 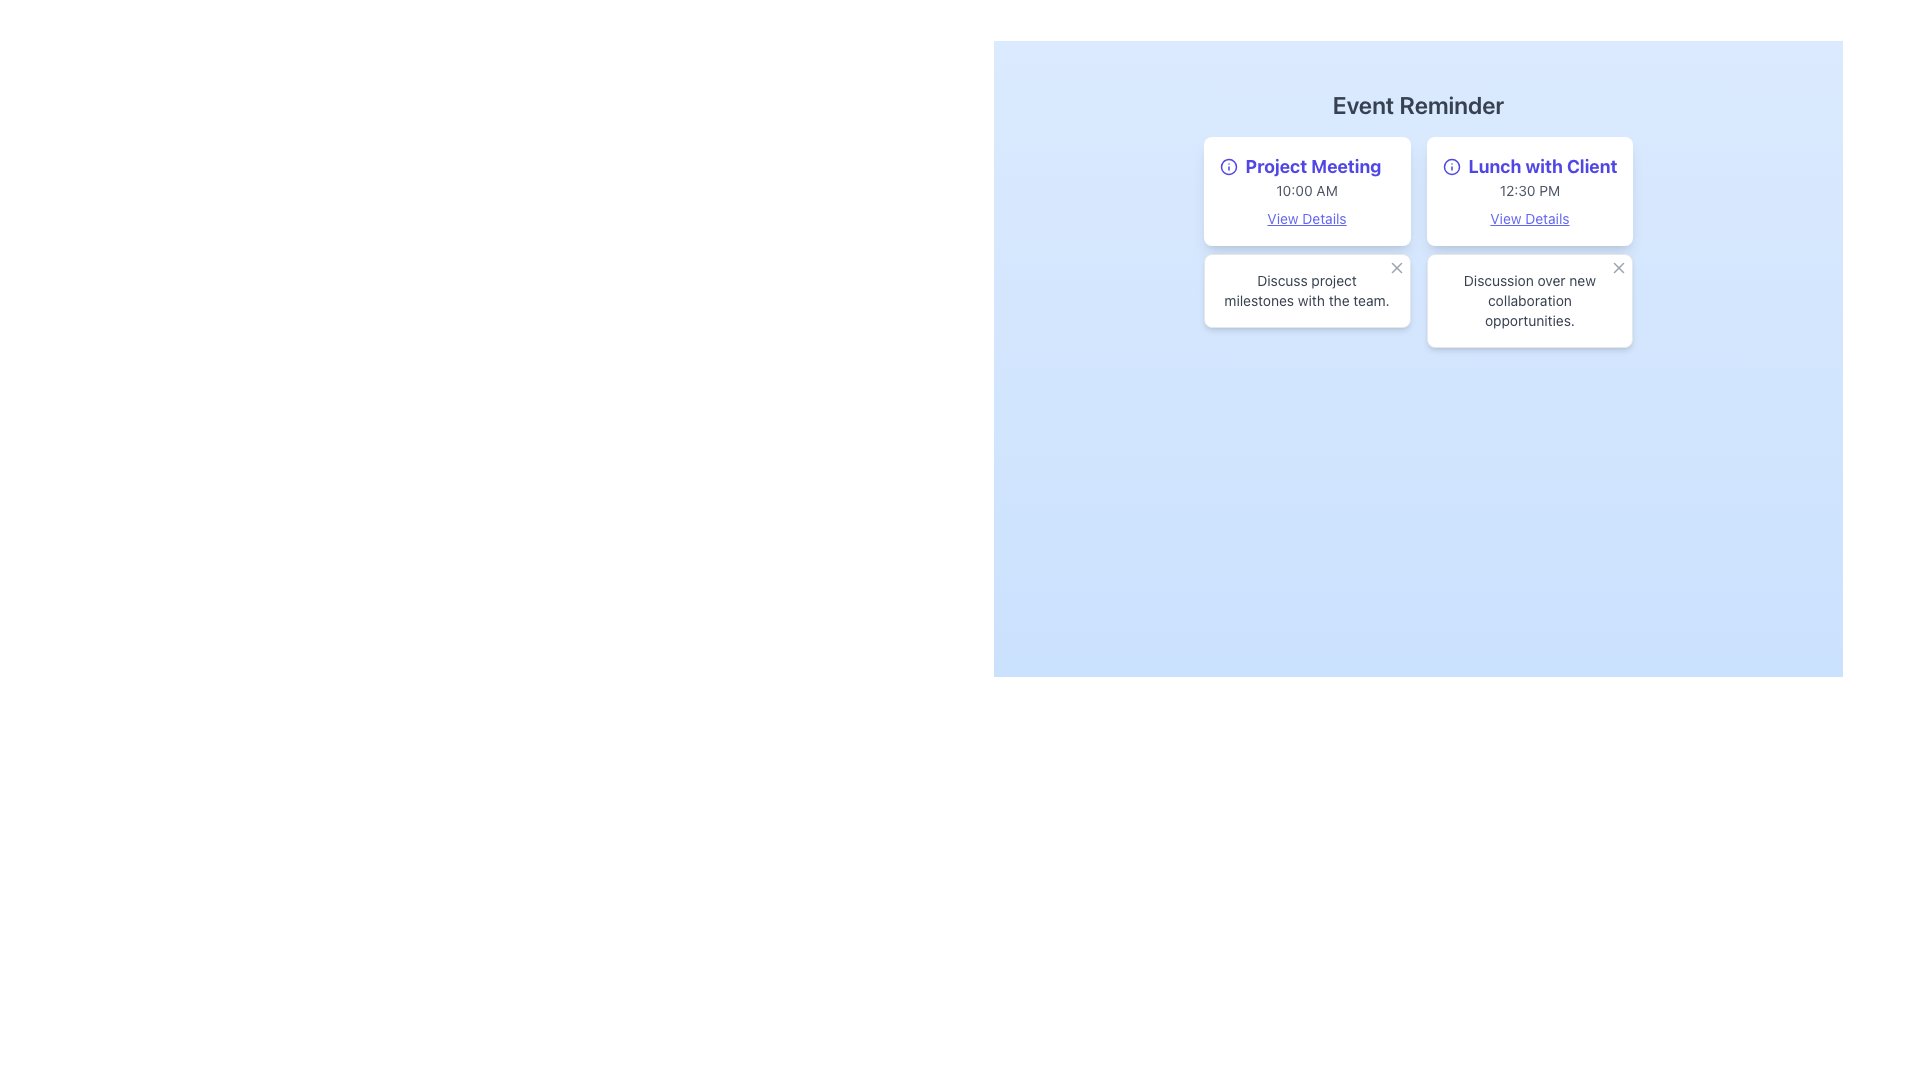 What do you see at coordinates (1451, 165) in the screenshot?
I see `the blue circular icon located next to the 'Lunch with Client' text in the second event card under the 'Event Reminder' header` at bounding box center [1451, 165].